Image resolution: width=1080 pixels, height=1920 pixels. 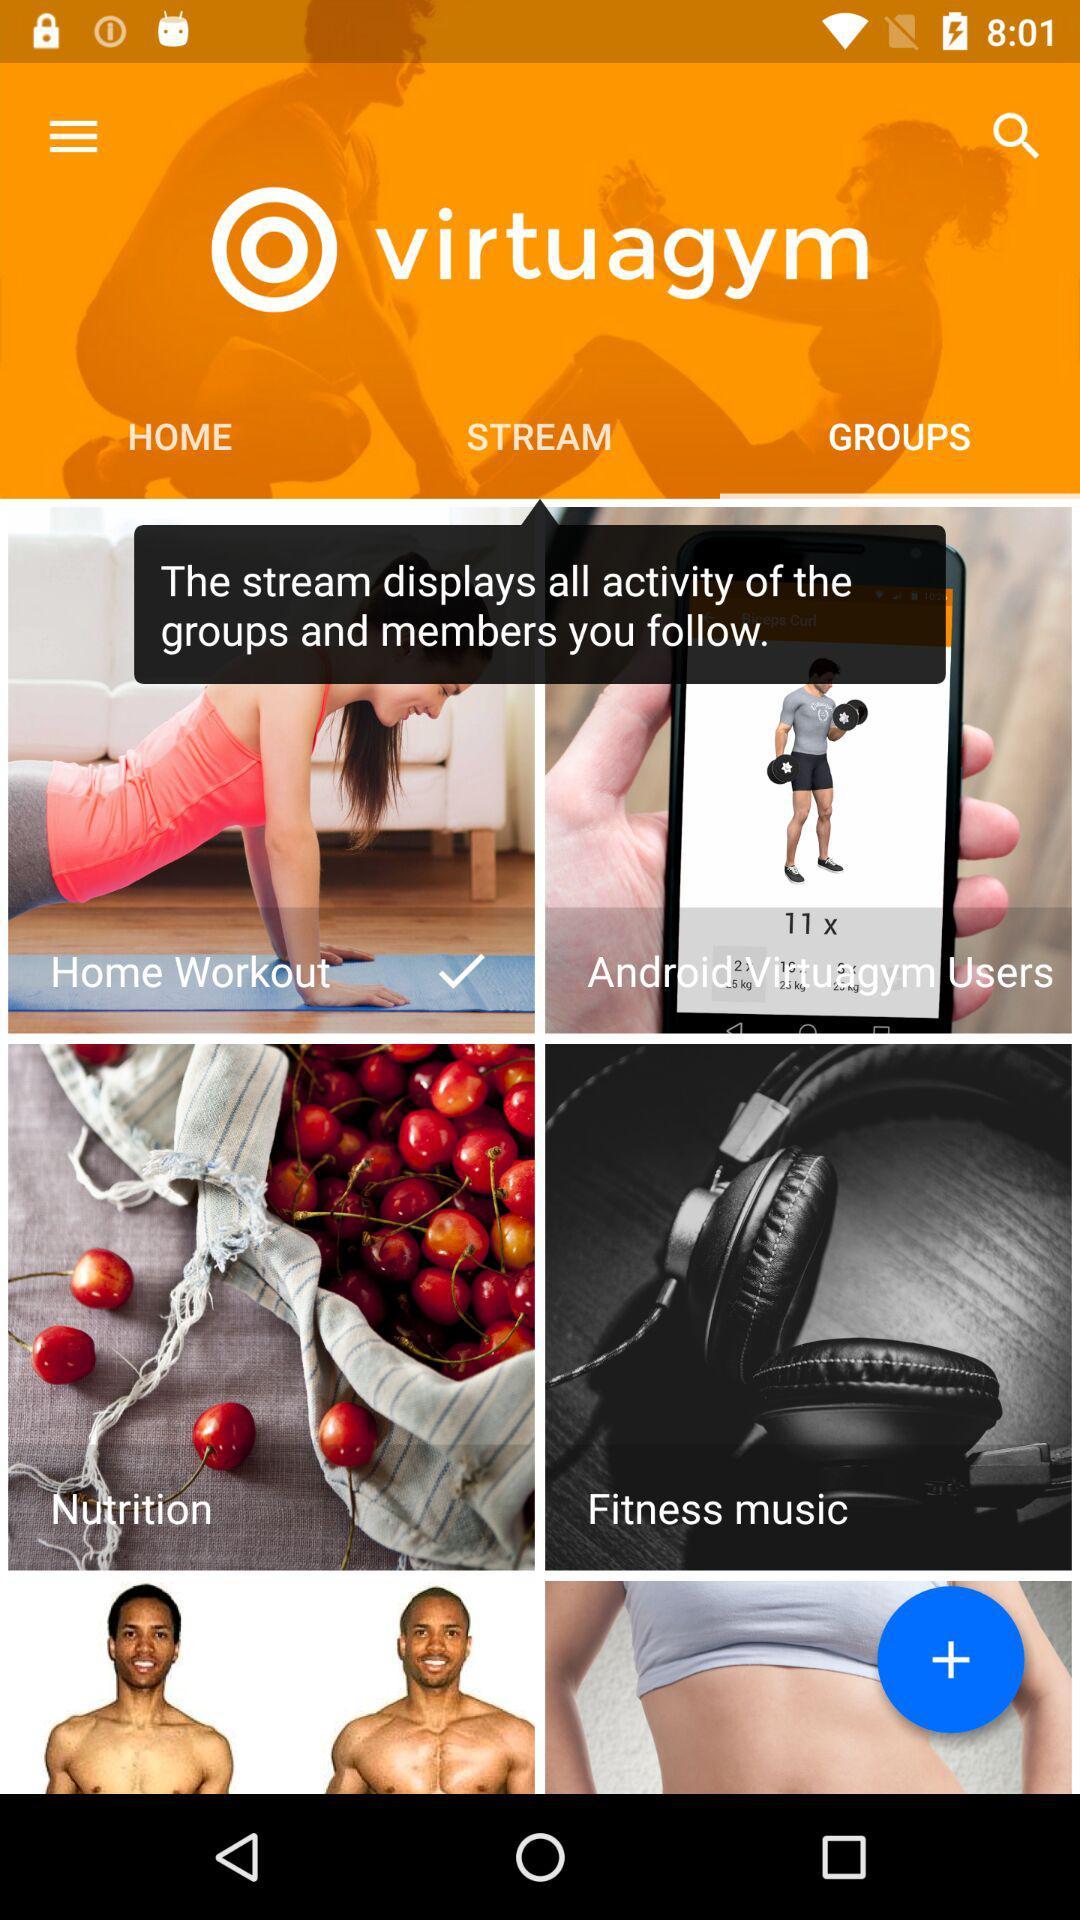 I want to click on home workout, so click(x=271, y=769).